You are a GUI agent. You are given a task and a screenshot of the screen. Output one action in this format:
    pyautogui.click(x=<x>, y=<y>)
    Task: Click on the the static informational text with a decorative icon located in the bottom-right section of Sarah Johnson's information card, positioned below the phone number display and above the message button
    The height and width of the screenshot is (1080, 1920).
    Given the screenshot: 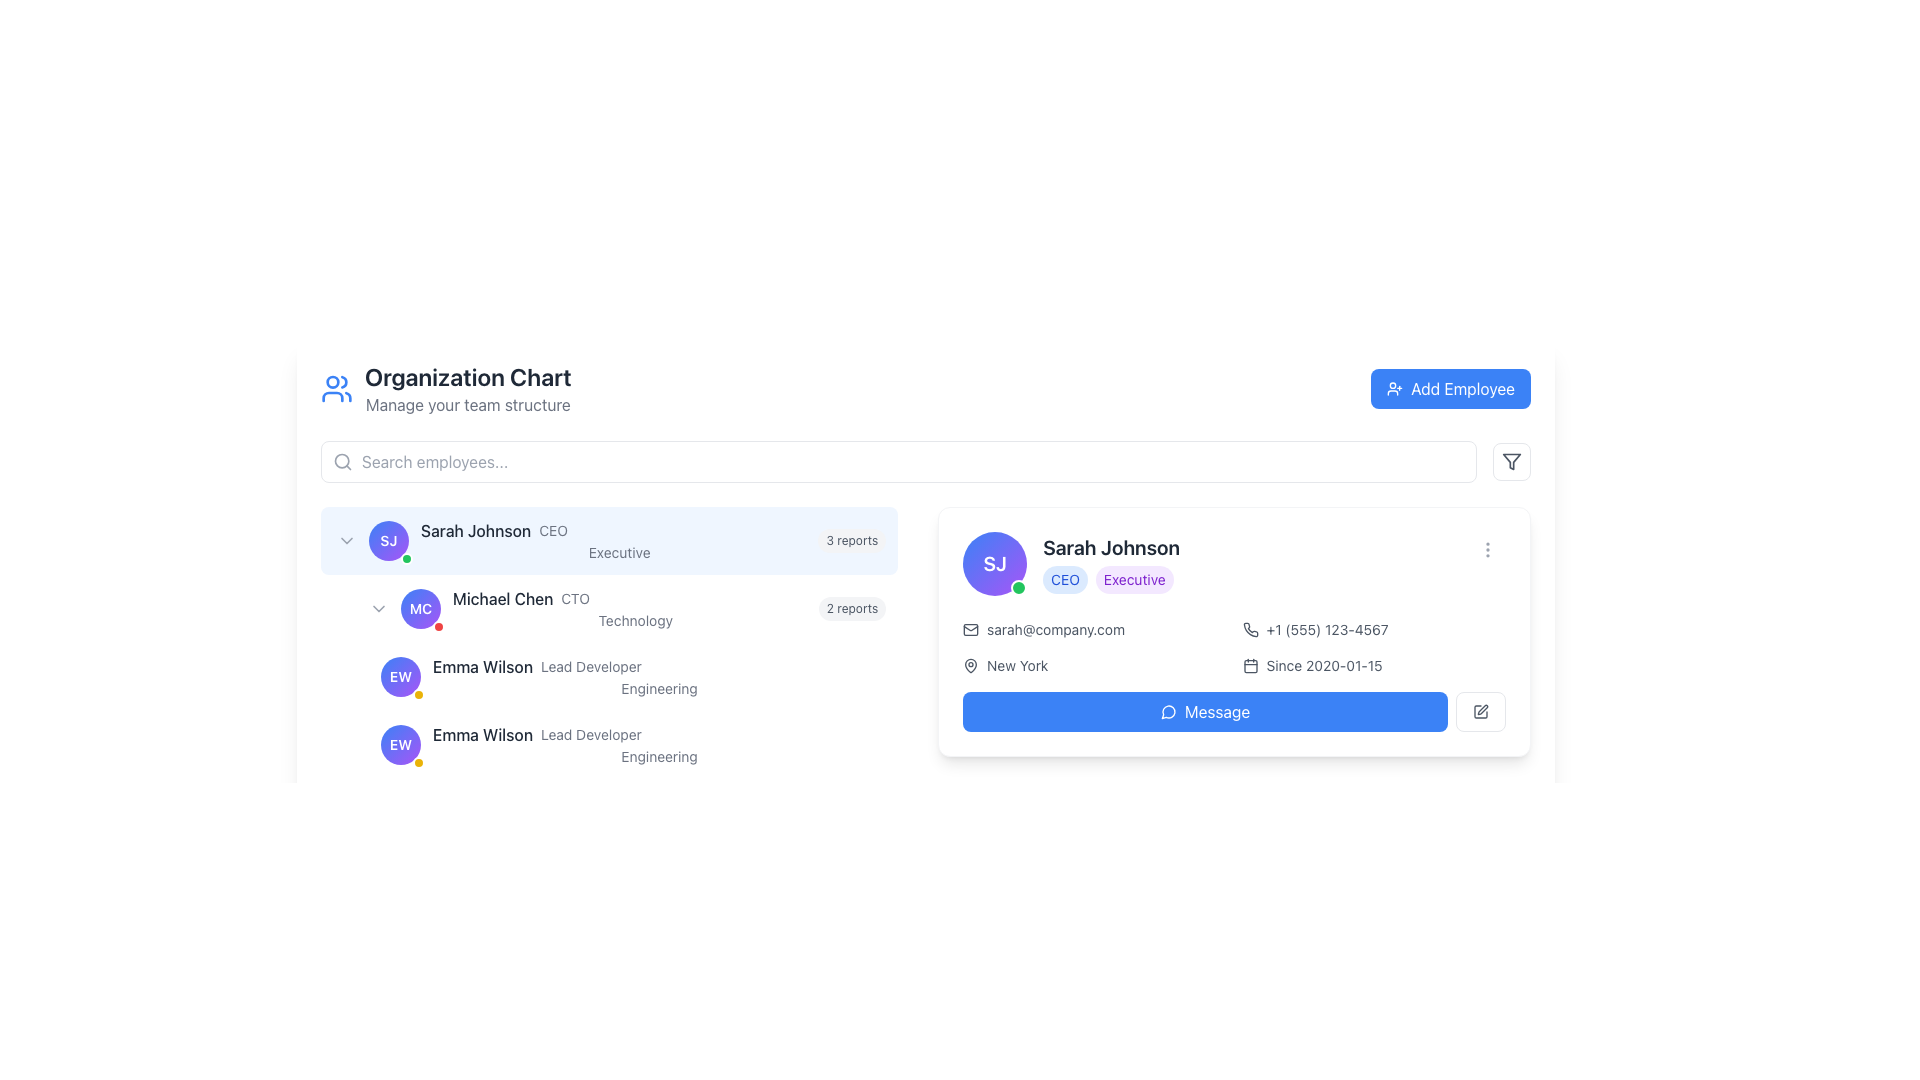 What is the action you would take?
    pyautogui.click(x=1373, y=666)
    